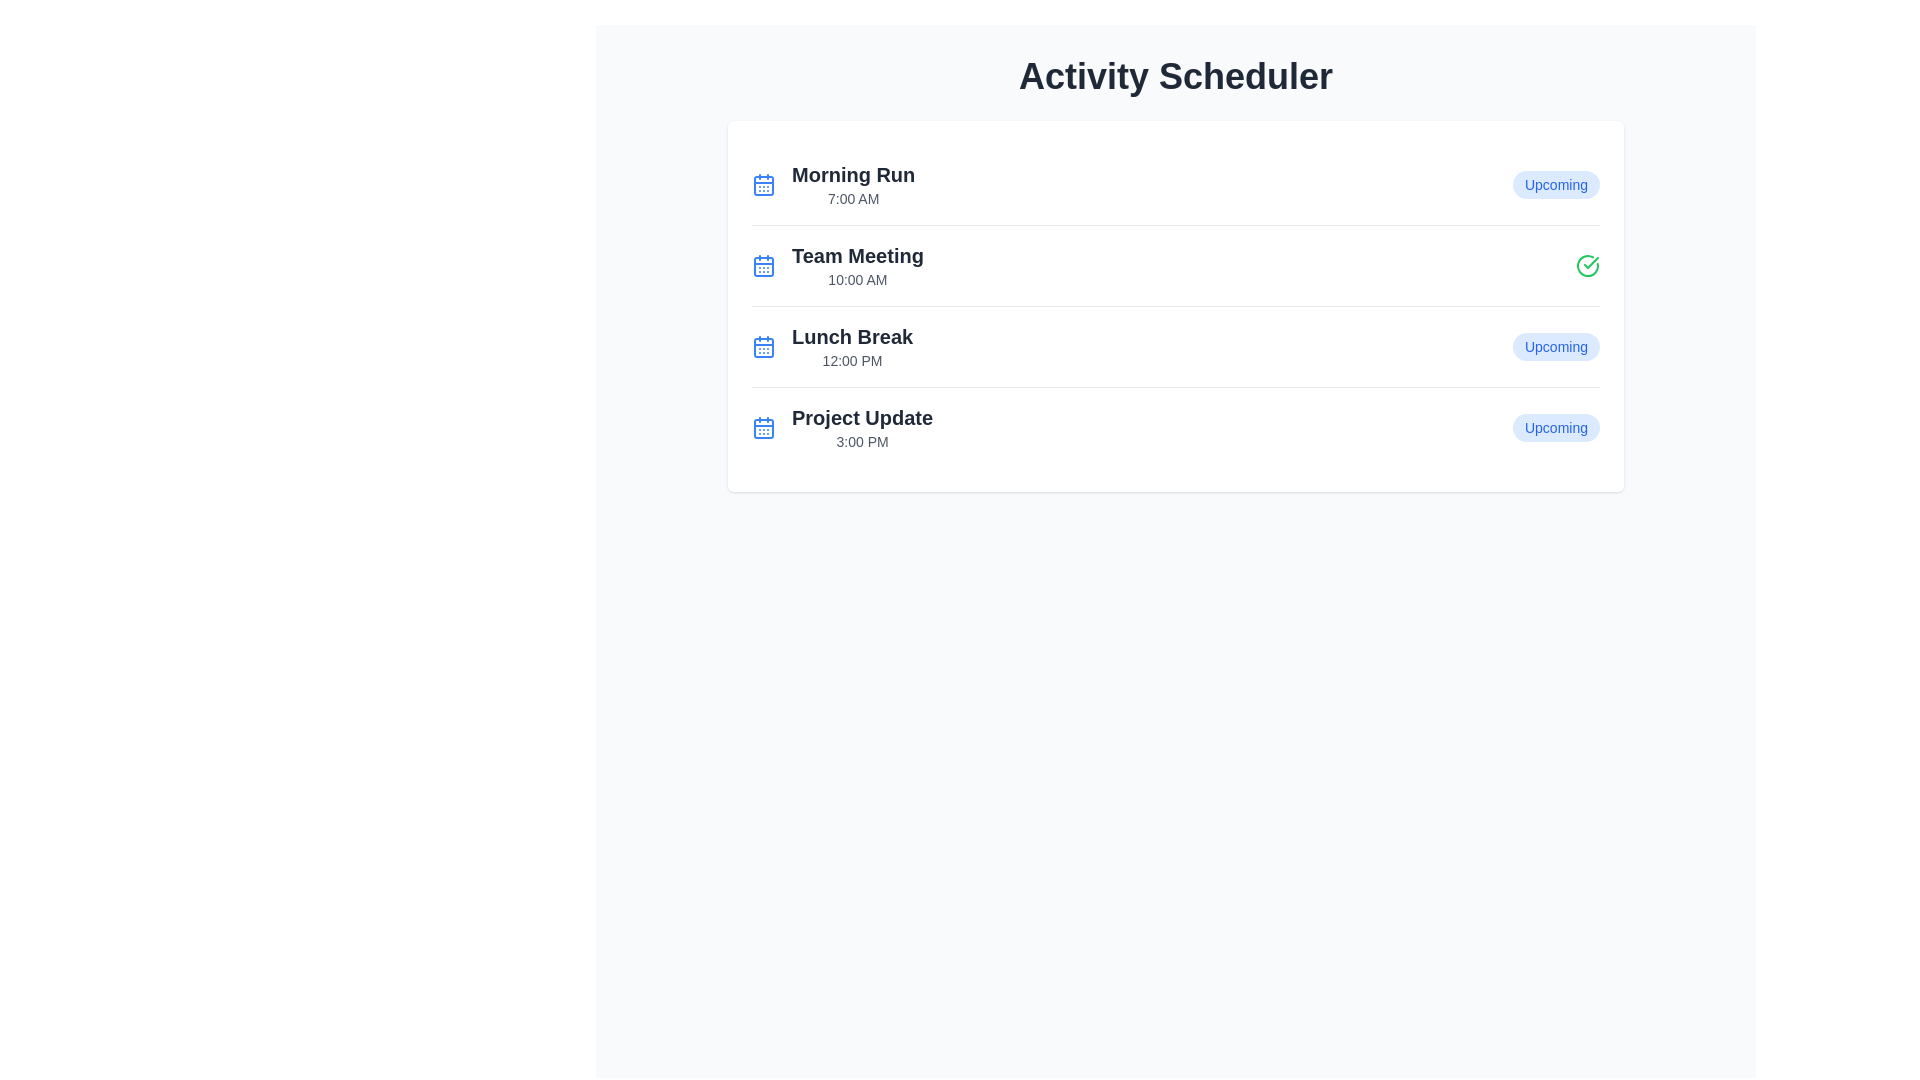 Image resolution: width=1920 pixels, height=1080 pixels. I want to click on the text label displaying '7:00 AM', which is styled in light gray and positioned directly beneath the 'Morning Run' label, so click(853, 199).